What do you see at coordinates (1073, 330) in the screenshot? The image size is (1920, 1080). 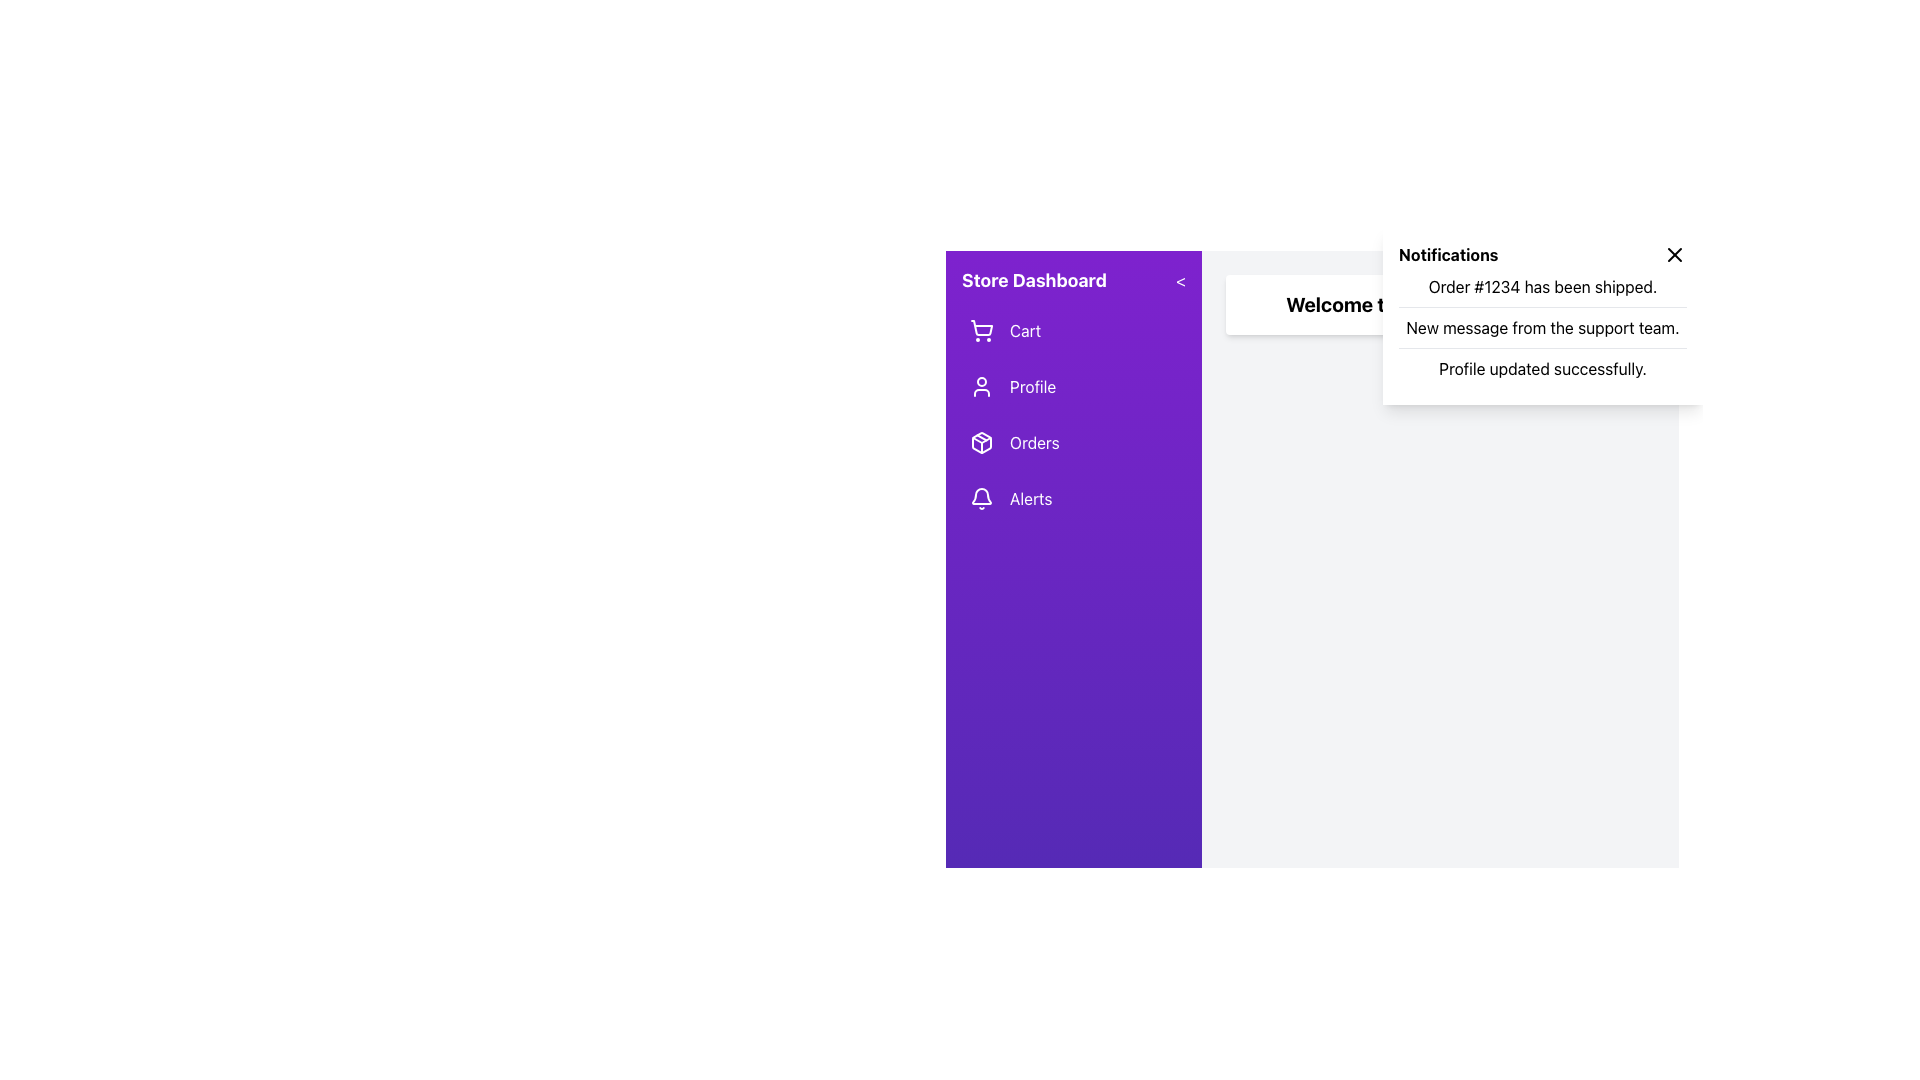 I see `the purple 'Cart' button located at the top of the vertical menu on the left sidebar` at bounding box center [1073, 330].